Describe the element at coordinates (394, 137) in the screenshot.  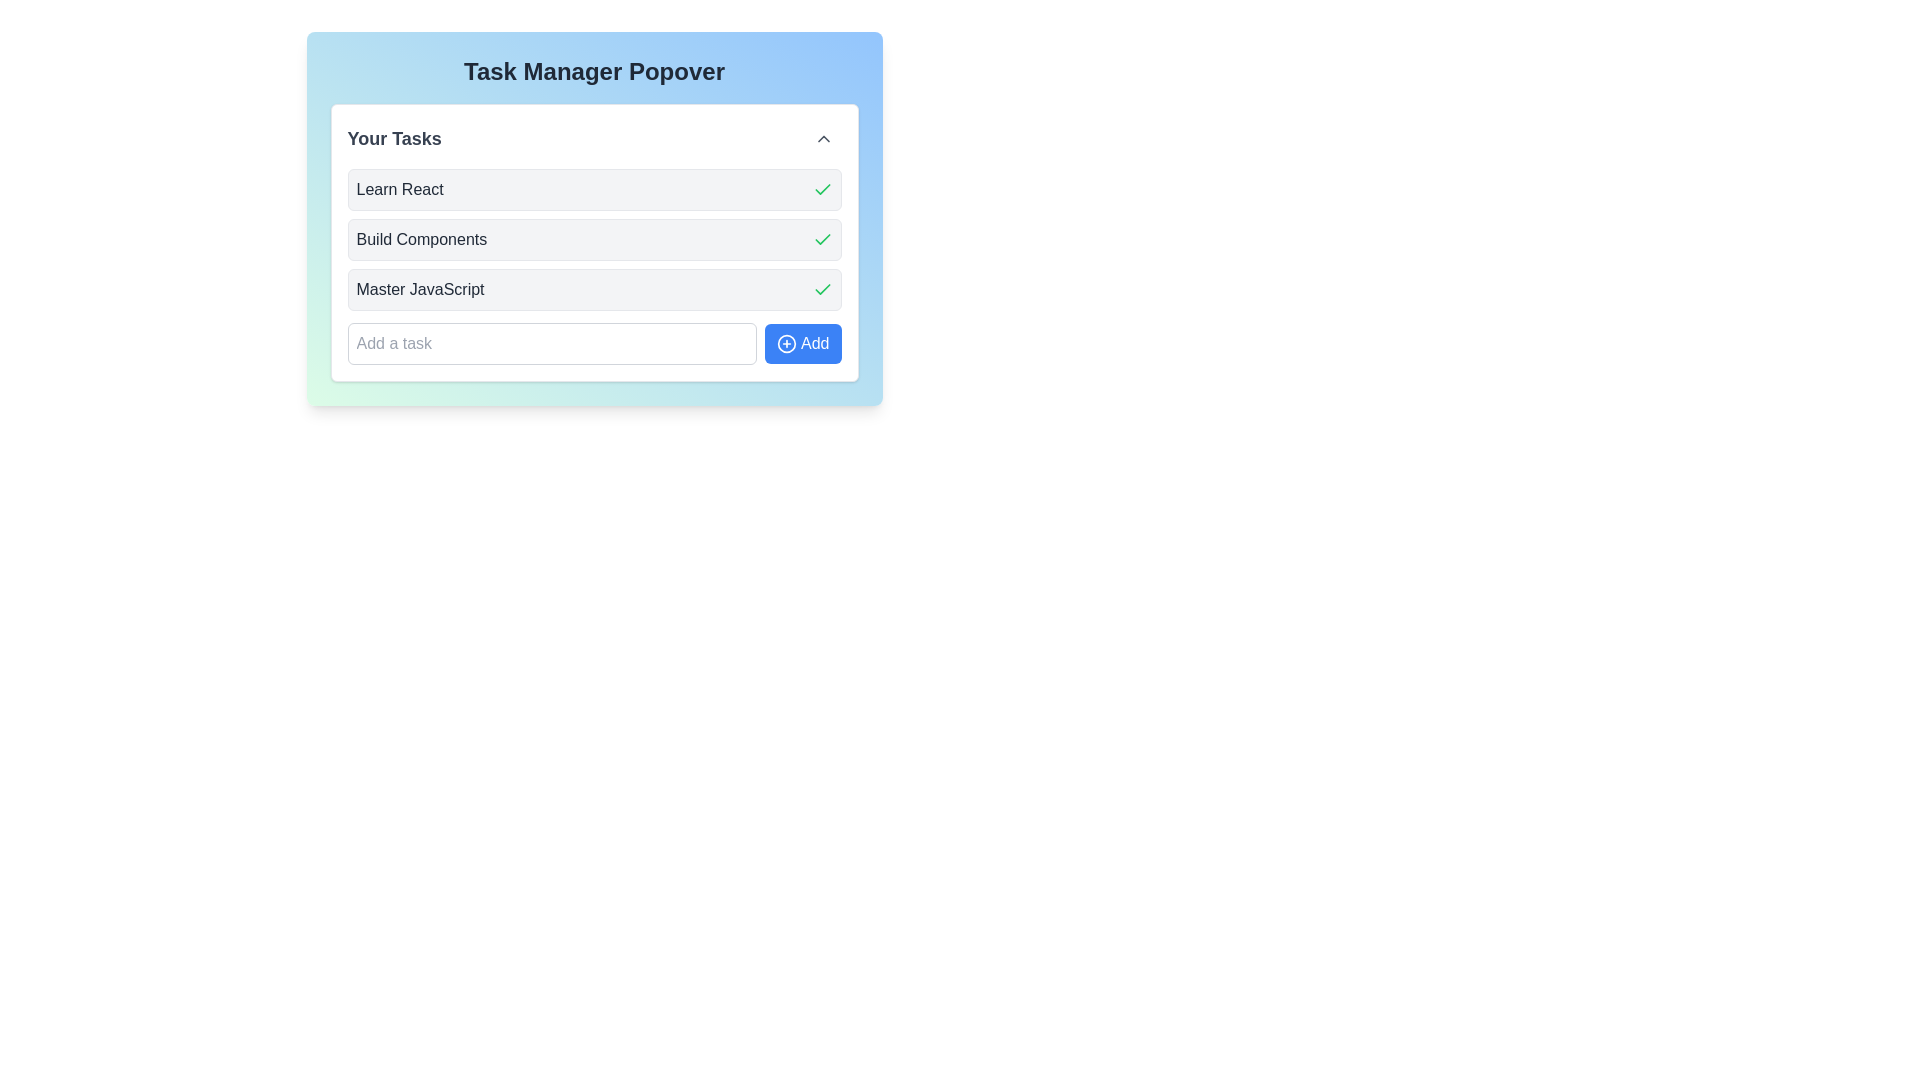
I see `the 'Your Tasks' text label, which is in bold, large dark gray font within the header section of the Task Manager Popover` at that location.